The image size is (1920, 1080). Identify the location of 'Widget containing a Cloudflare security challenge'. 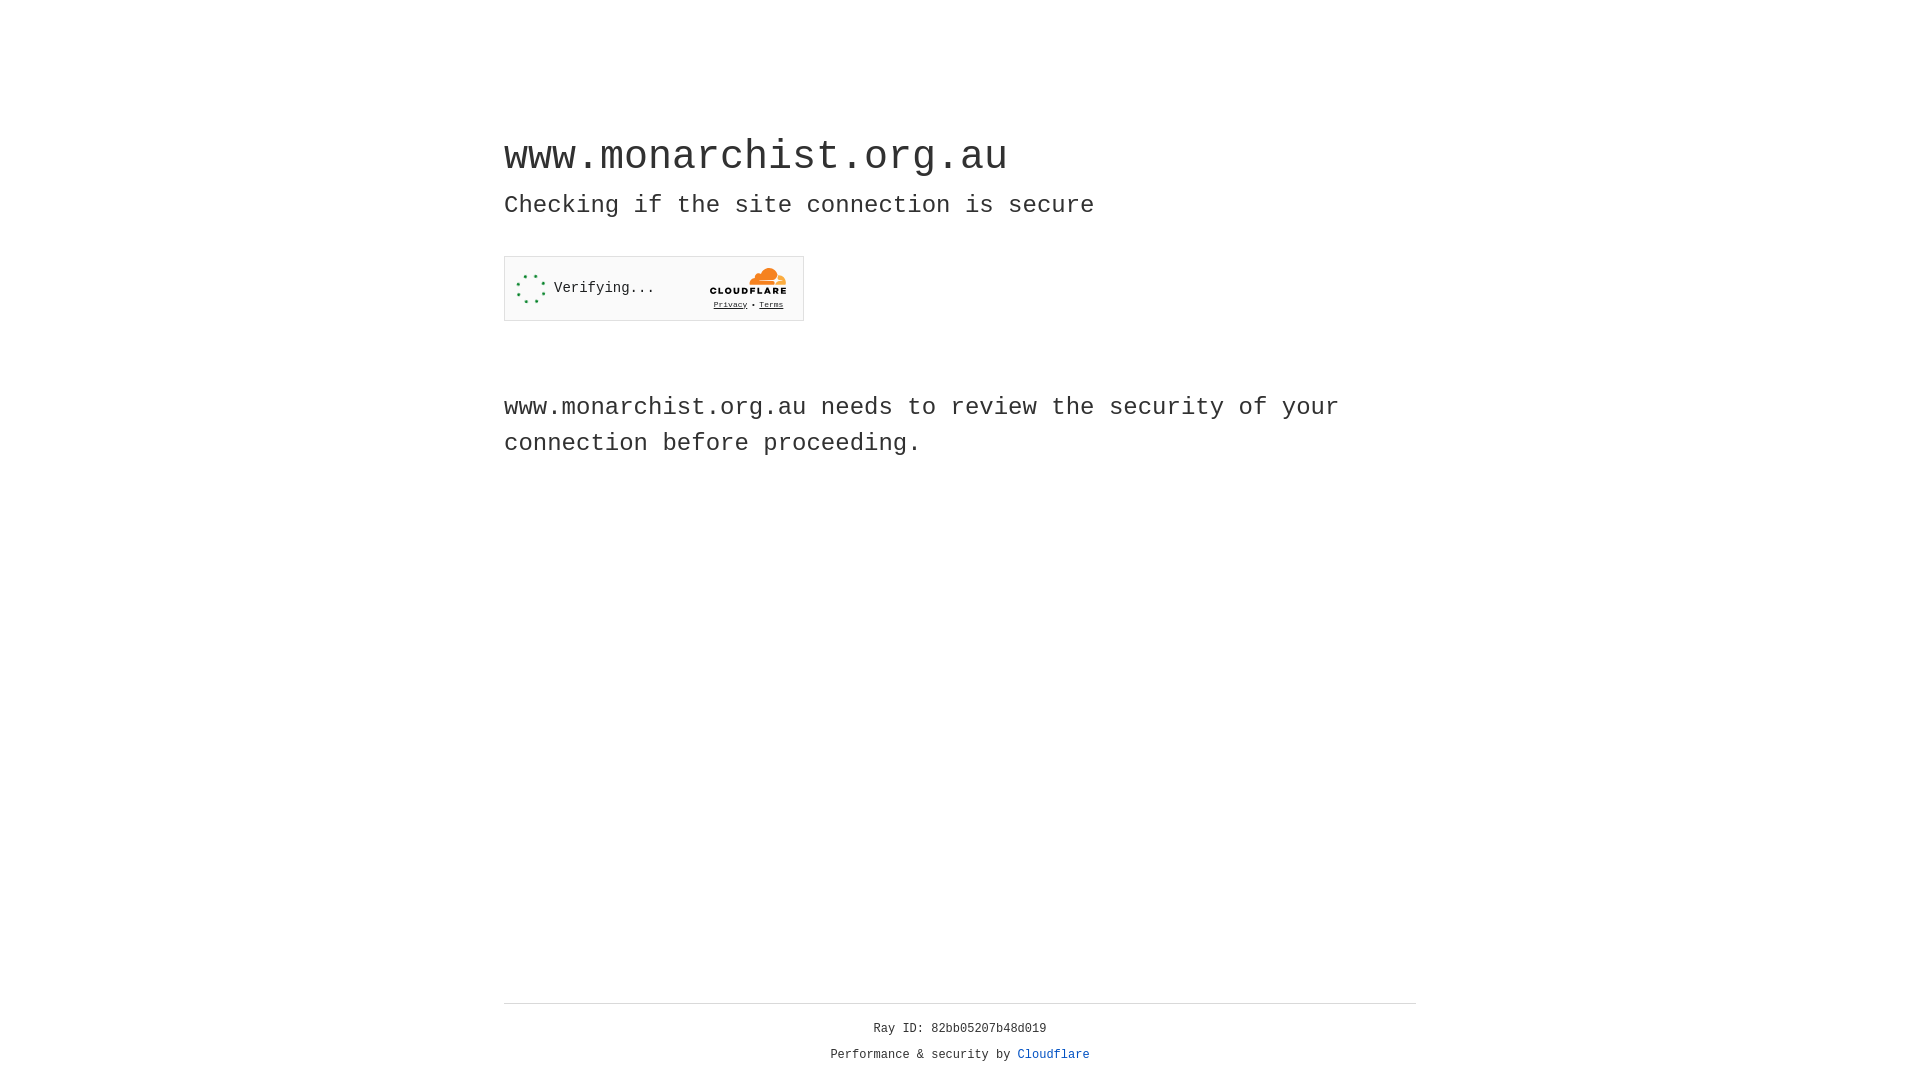
(653, 288).